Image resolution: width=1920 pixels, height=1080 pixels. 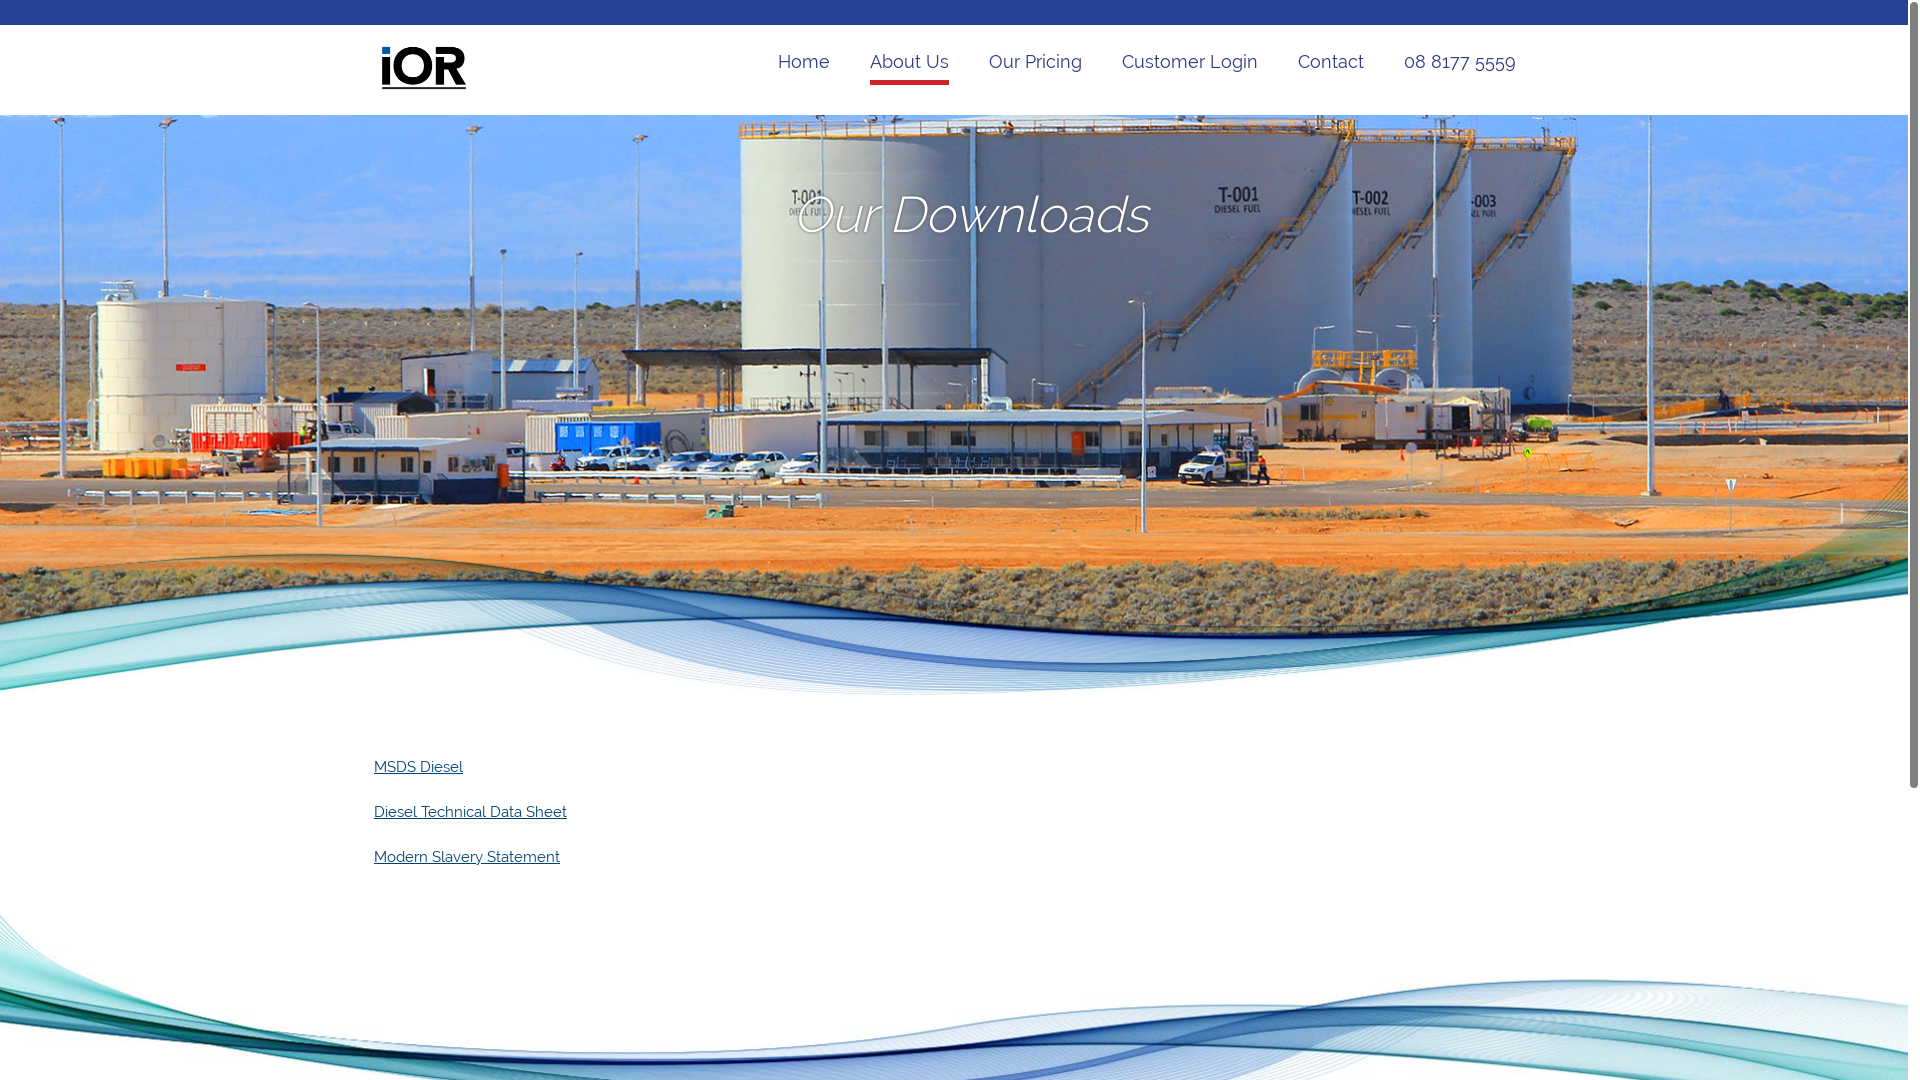 What do you see at coordinates (1122, 63) in the screenshot?
I see `'Customer Login'` at bounding box center [1122, 63].